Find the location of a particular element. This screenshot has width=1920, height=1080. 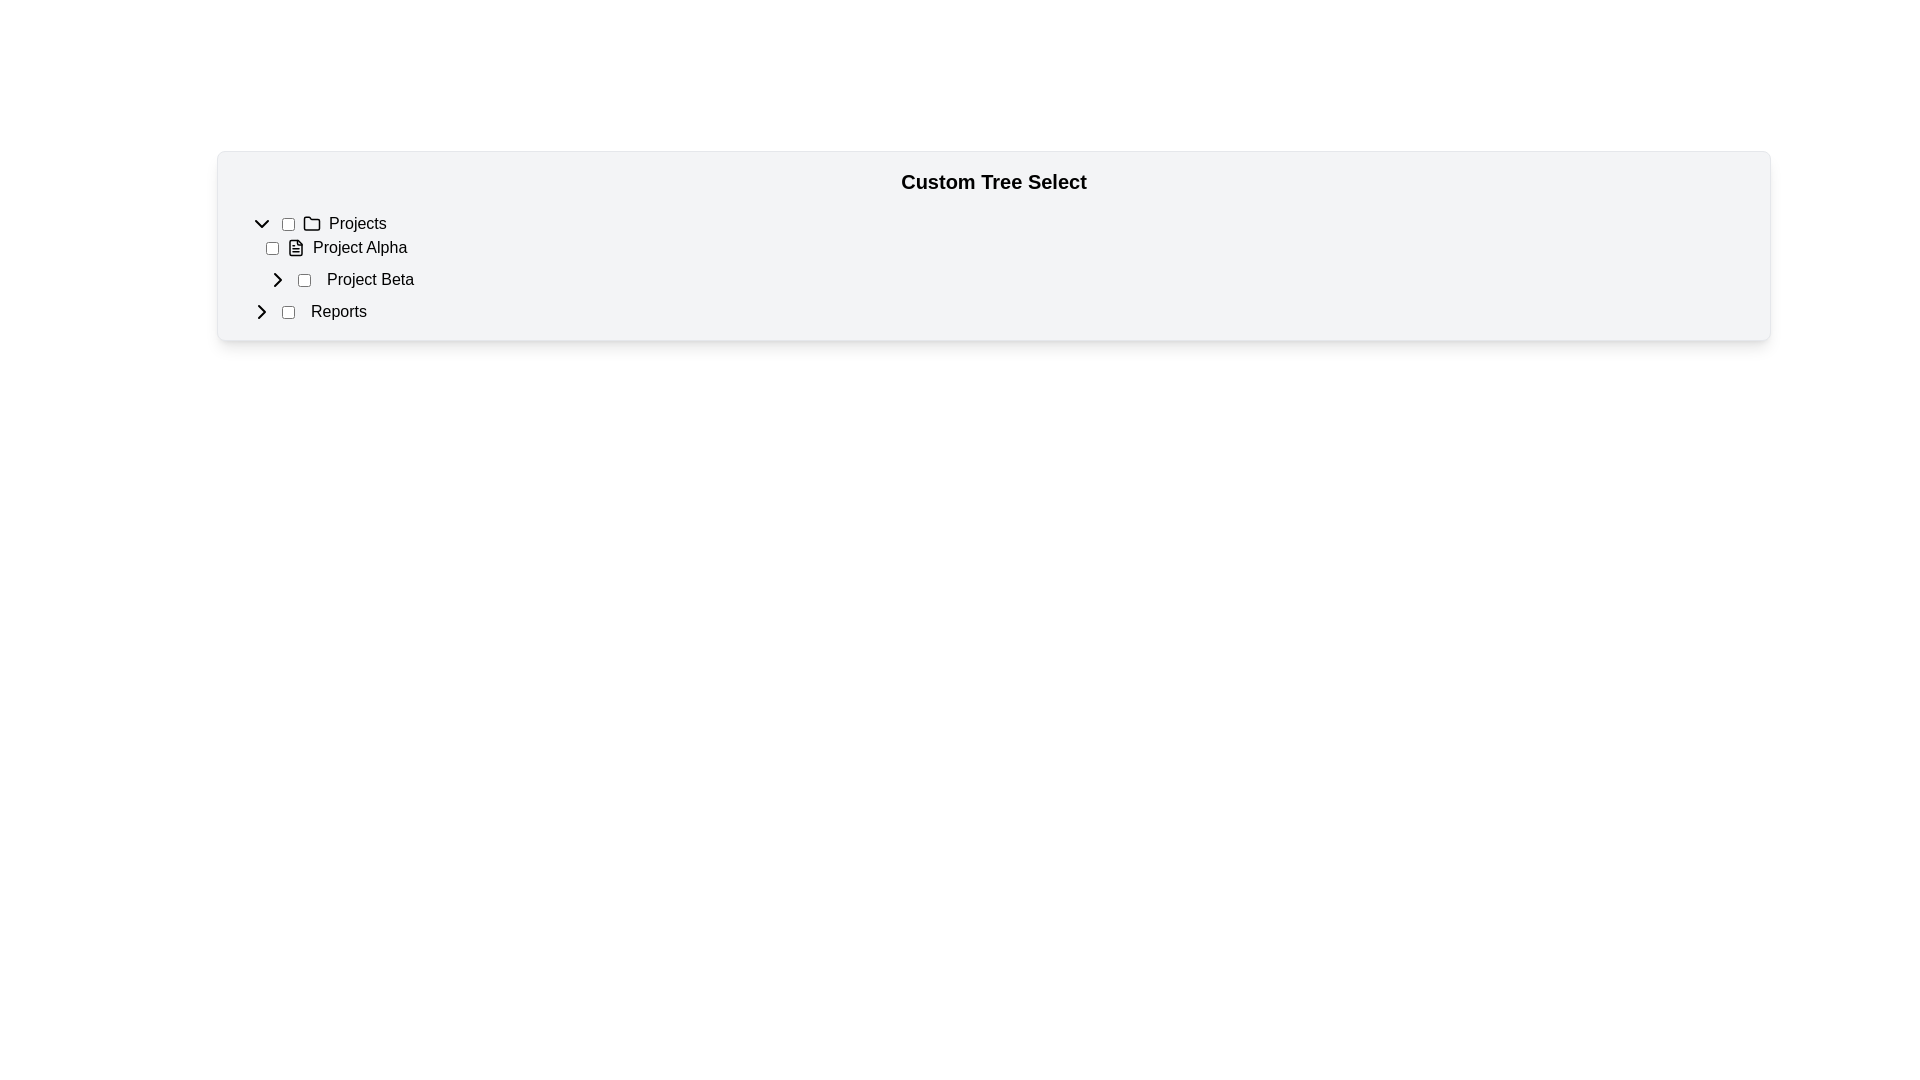

the checkbox labeled 'Reports' is located at coordinates (324, 312).